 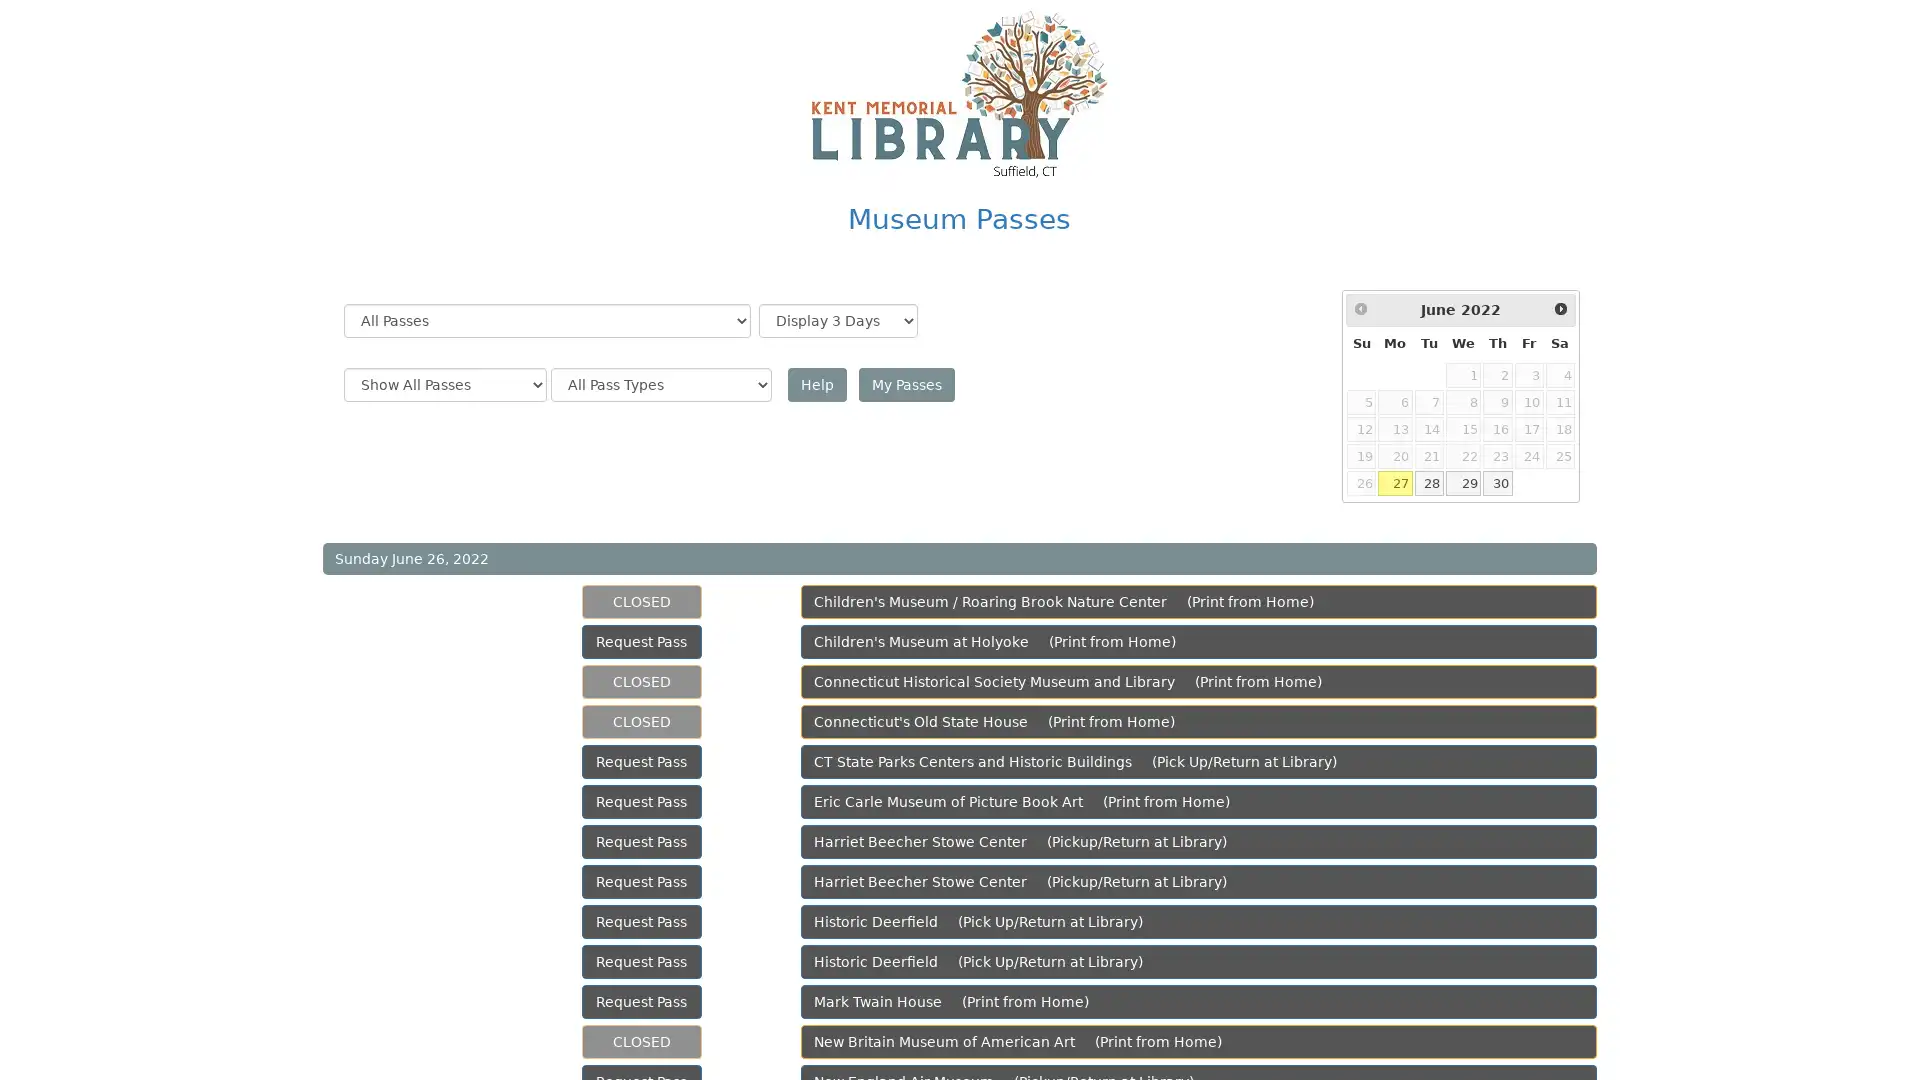 I want to click on Historic Deerfield     (Pick Up/Return at Library), so click(x=1198, y=921).